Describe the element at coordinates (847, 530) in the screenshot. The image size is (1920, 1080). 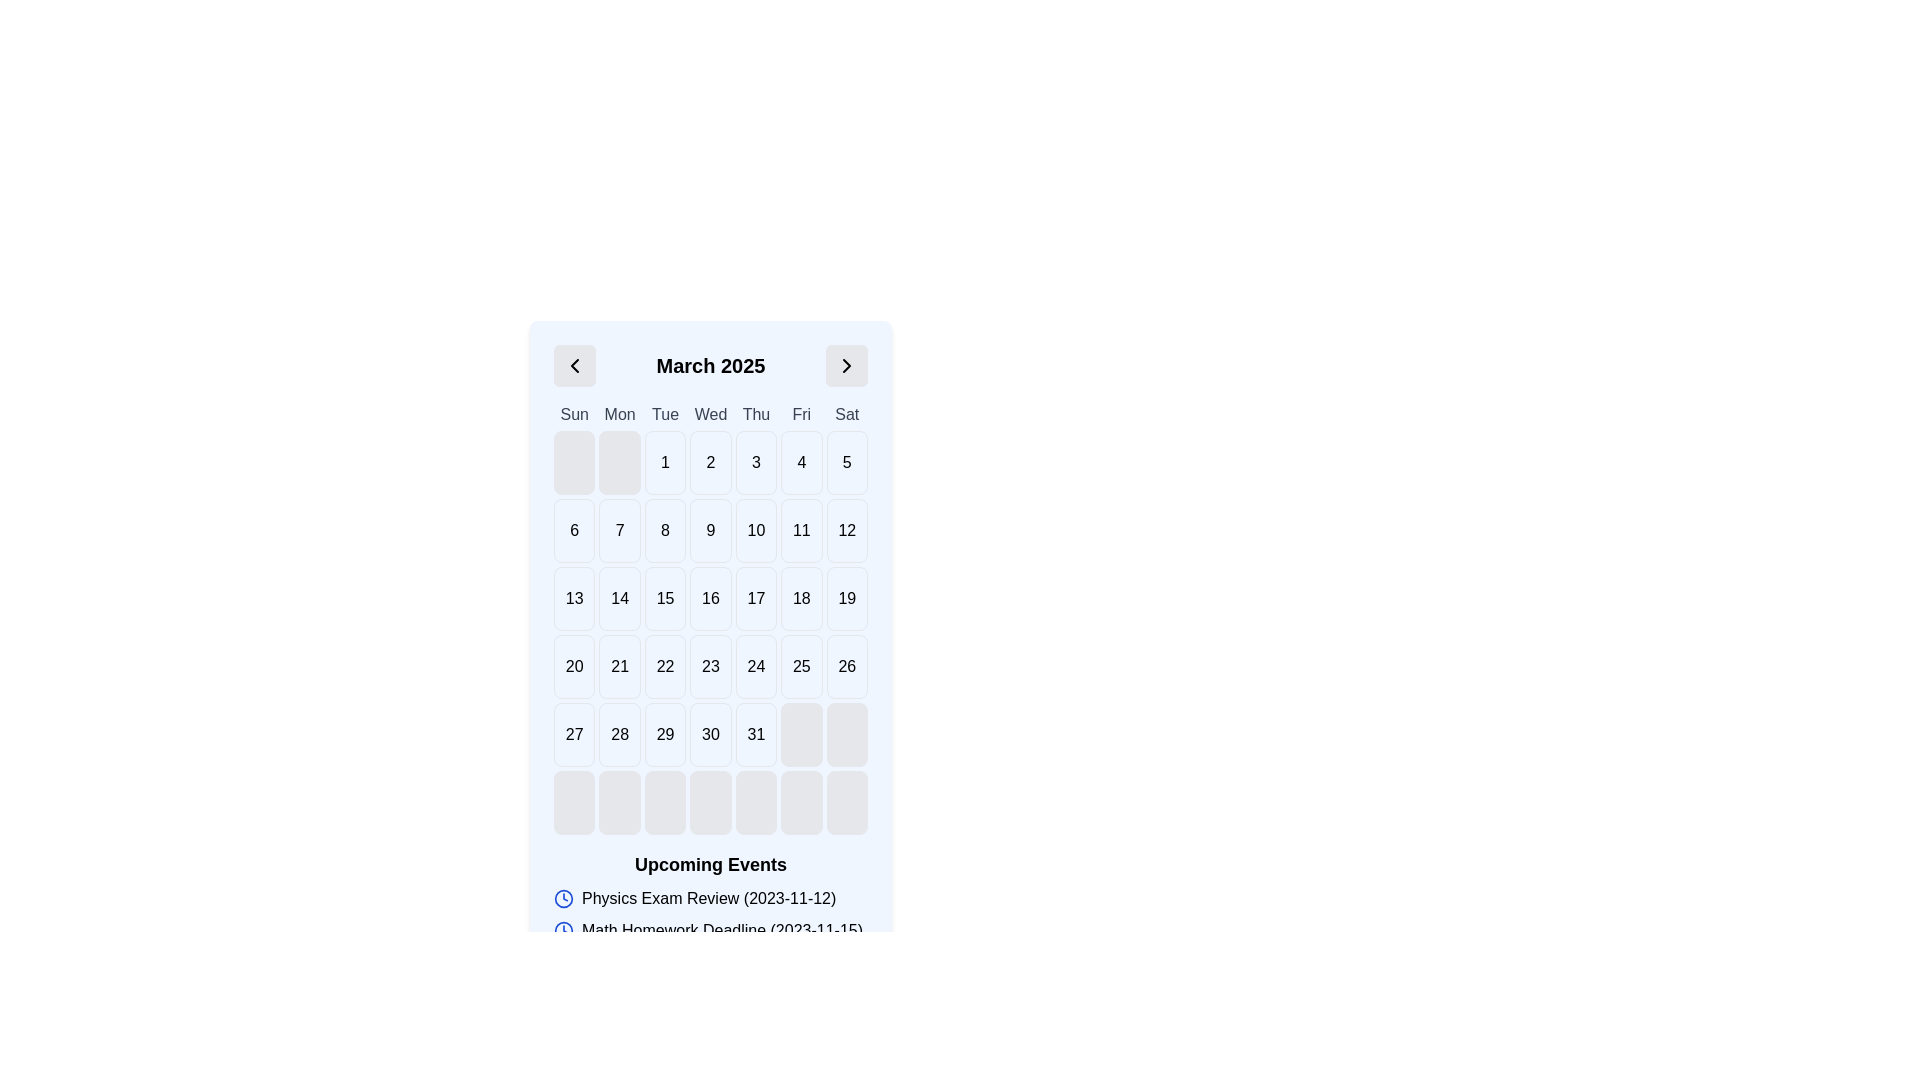
I see `the calendar day cell representing the date '12' in the sixth row and last column (Saturday) of the calendar grid` at that location.